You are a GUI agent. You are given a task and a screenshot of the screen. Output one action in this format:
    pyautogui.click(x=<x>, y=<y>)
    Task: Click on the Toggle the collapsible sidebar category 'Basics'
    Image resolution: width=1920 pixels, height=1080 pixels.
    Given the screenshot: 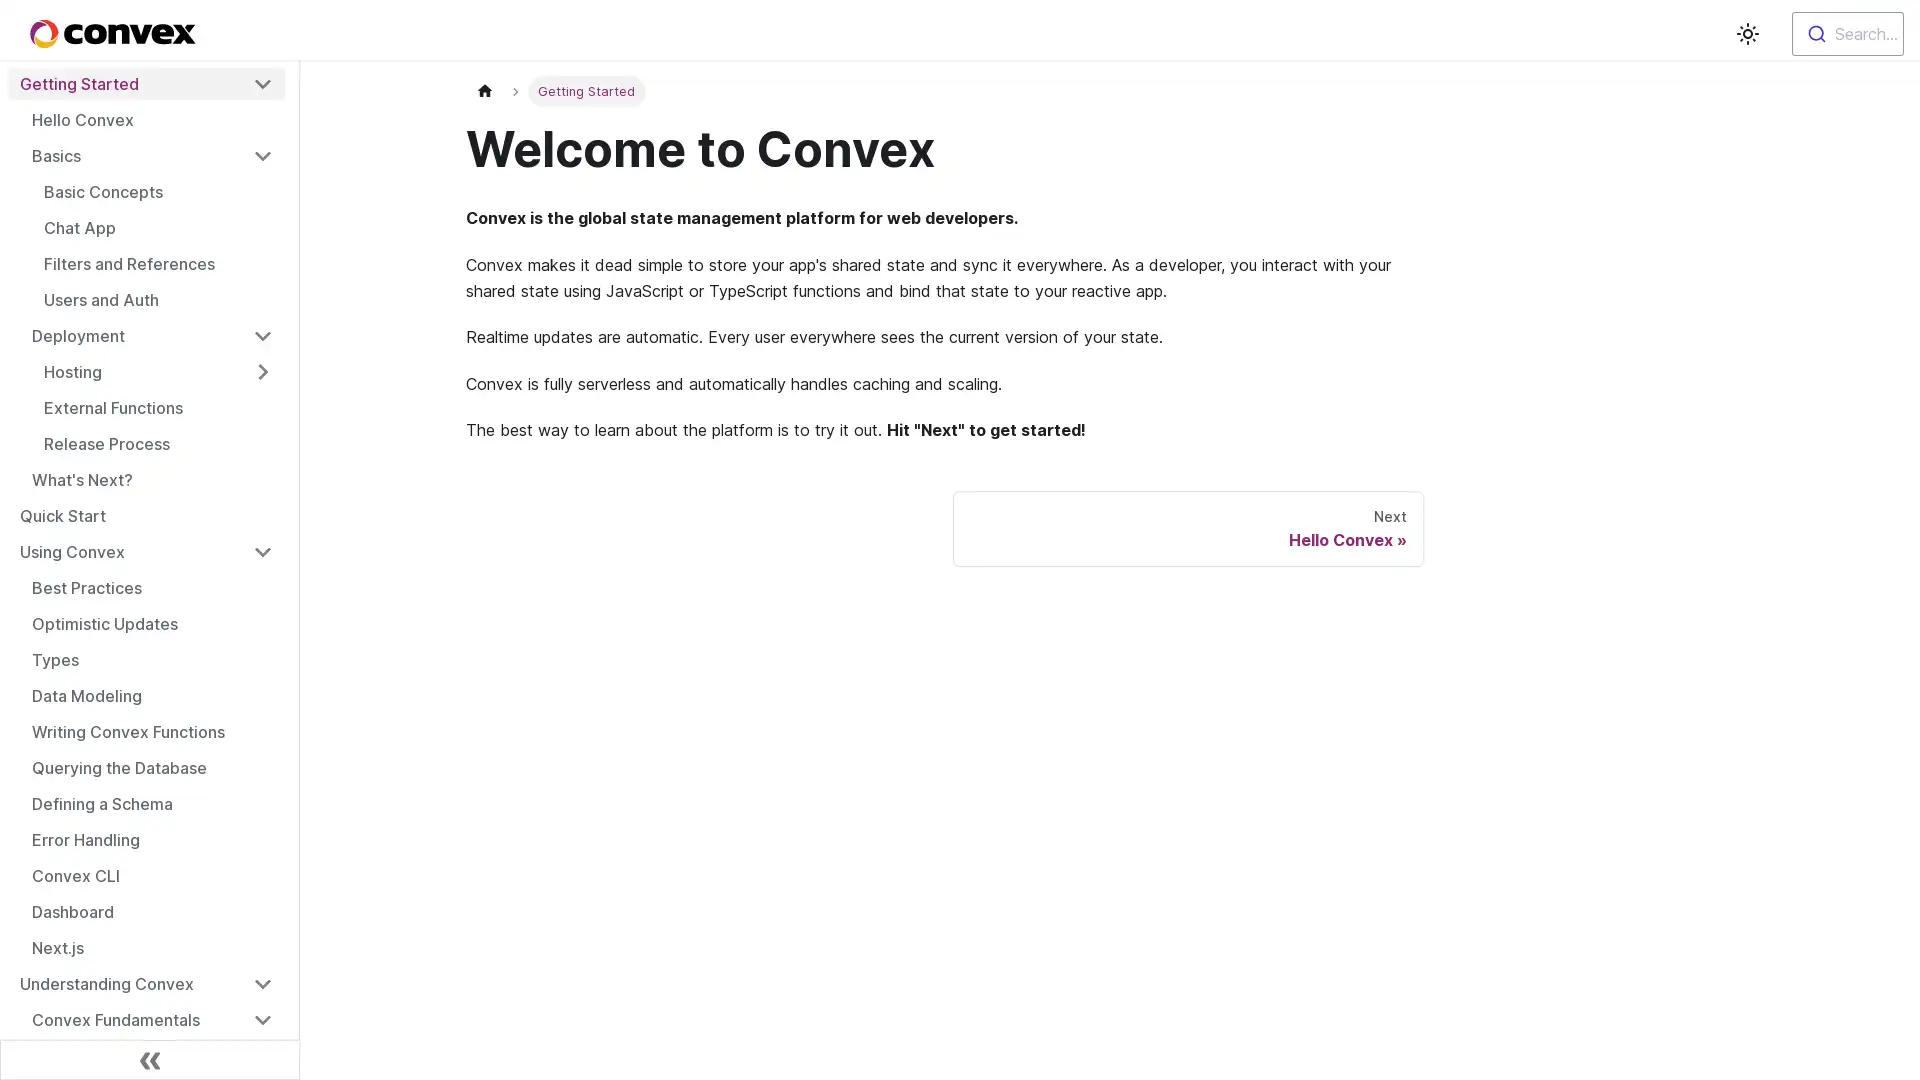 What is the action you would take?
    pyautogui.click(x=262, y=154)
    